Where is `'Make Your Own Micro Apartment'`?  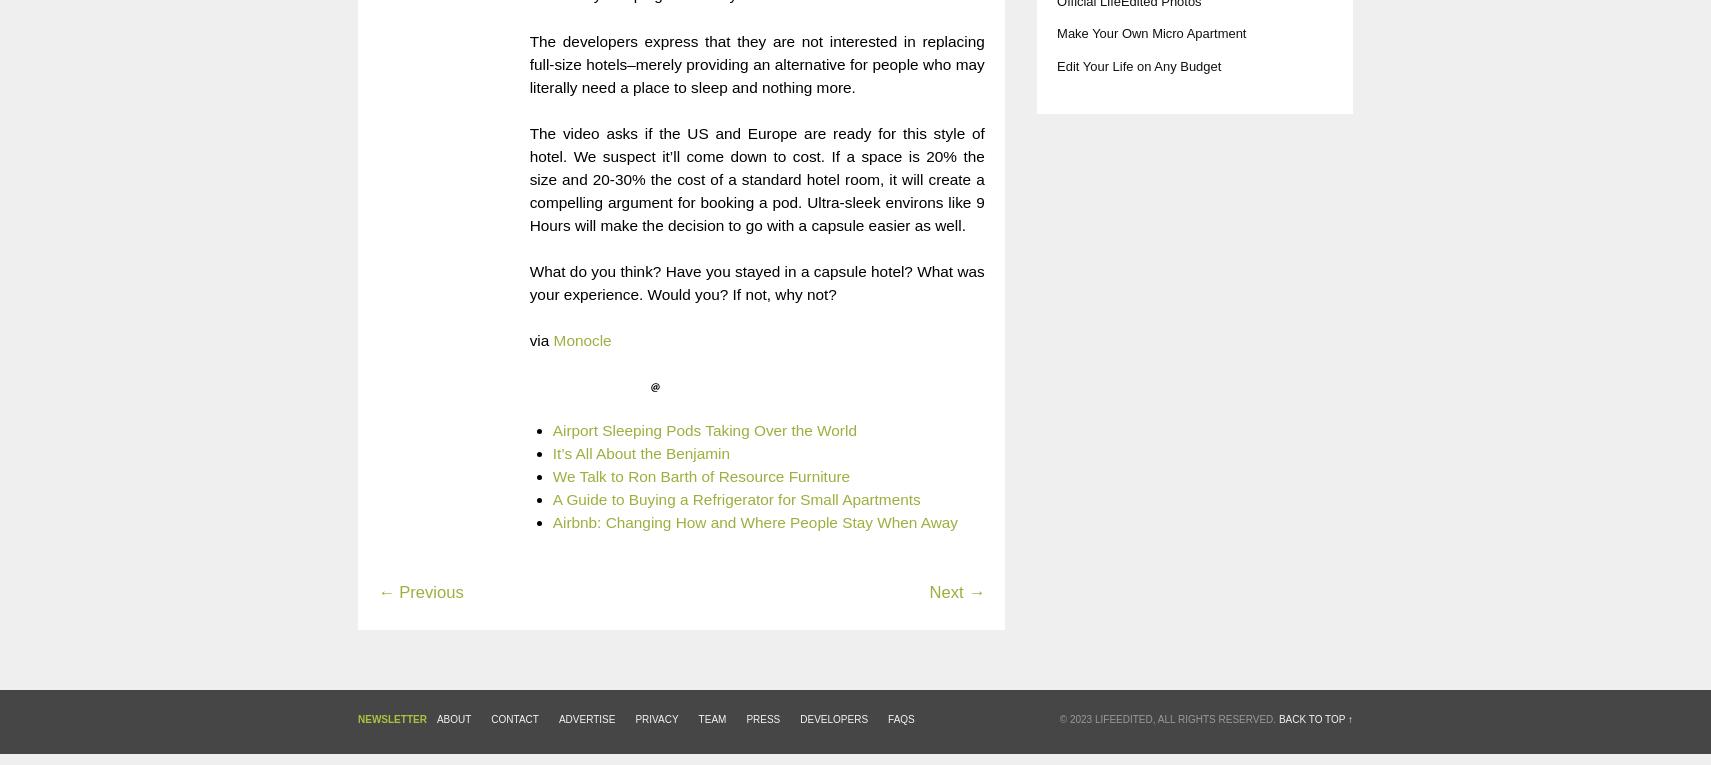 'Make Your Own Micro Apartment' is located at coordinates (1150, 32).